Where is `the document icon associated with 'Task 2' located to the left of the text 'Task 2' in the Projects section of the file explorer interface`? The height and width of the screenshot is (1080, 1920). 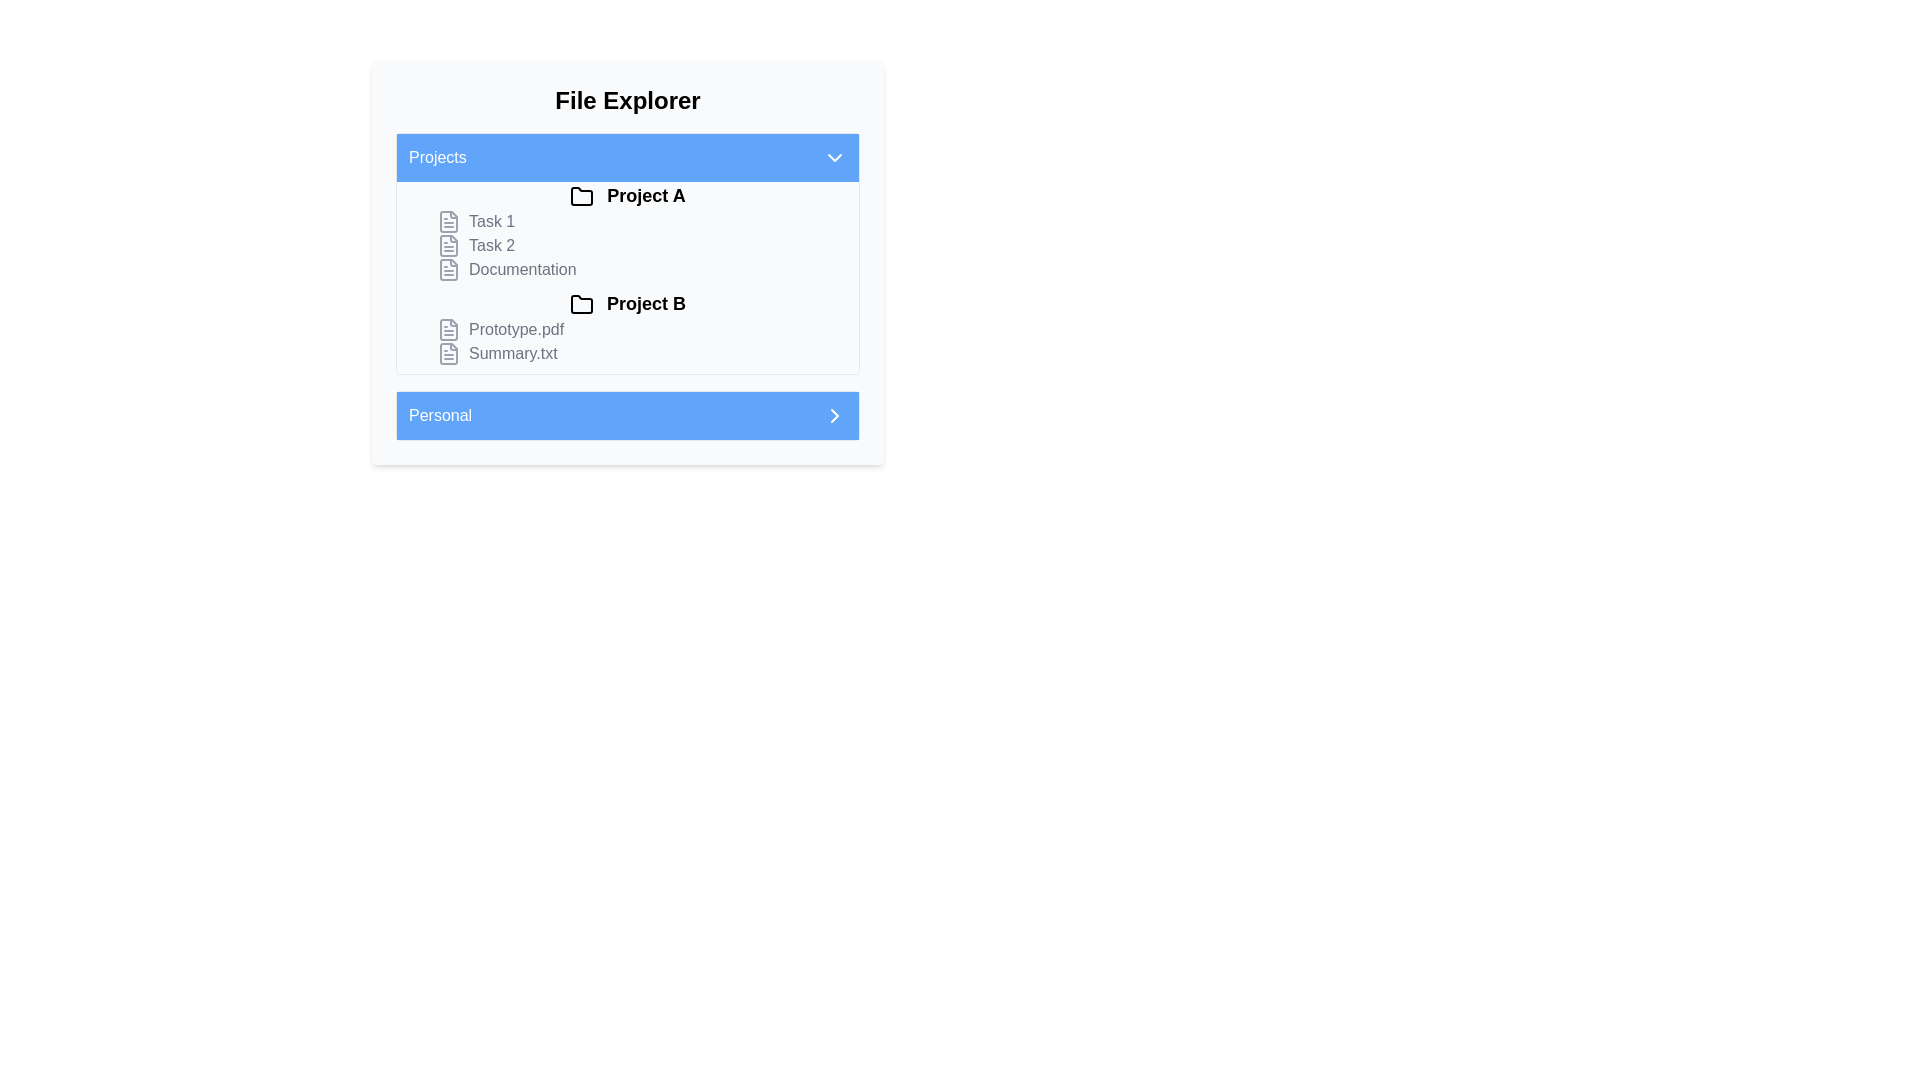
the document icon associated with 'Task 2' located to the left of the text 'Task 2' in the Projects section of the file explorer interface is located at coordinates (448, 245).